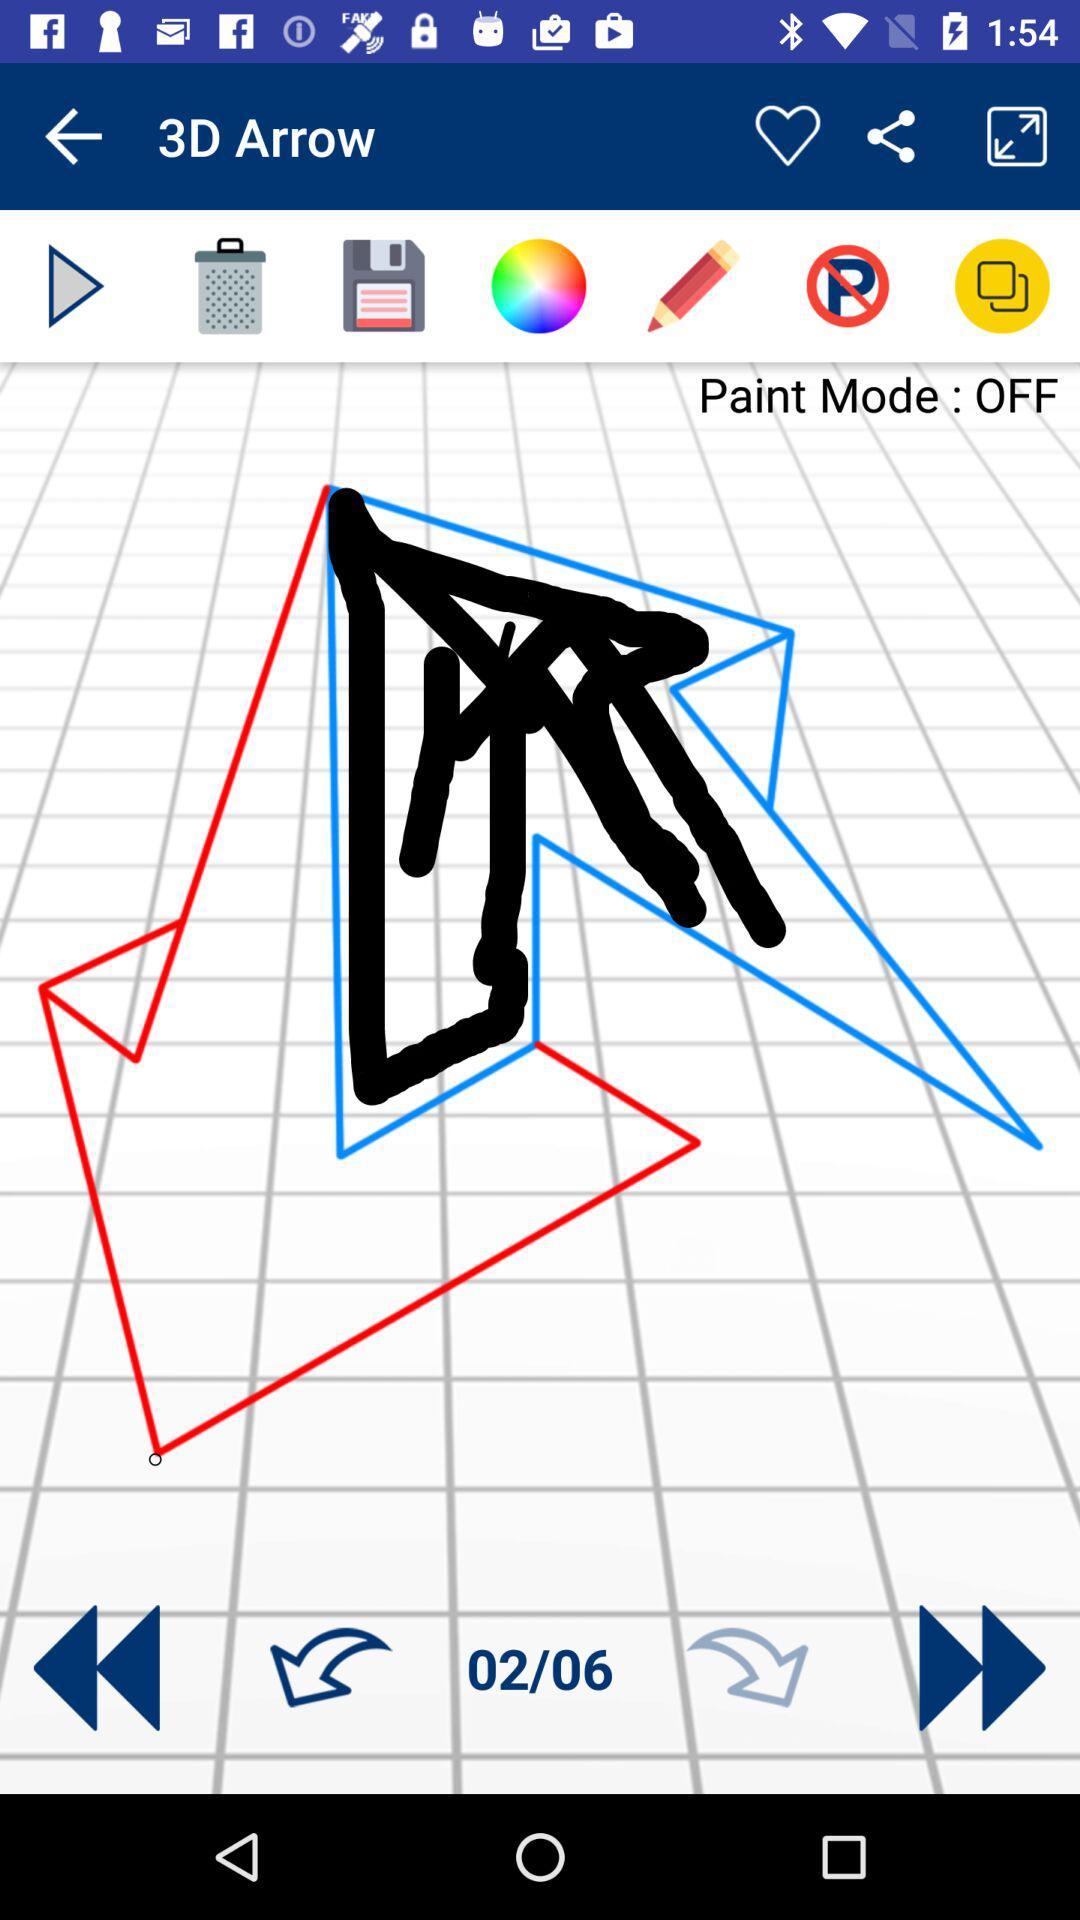  What do you see at coordinates (747, 1668) in the screenshot?
I see `use this to go forward` at bounding box center [747, 1668].